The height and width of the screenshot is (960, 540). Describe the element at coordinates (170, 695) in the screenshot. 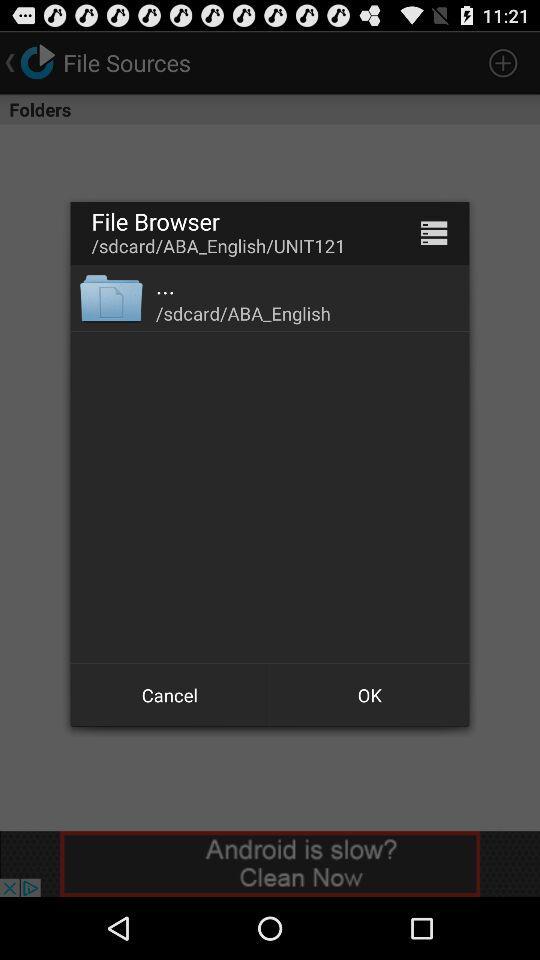

I see `item to the left of ok button` at that location.